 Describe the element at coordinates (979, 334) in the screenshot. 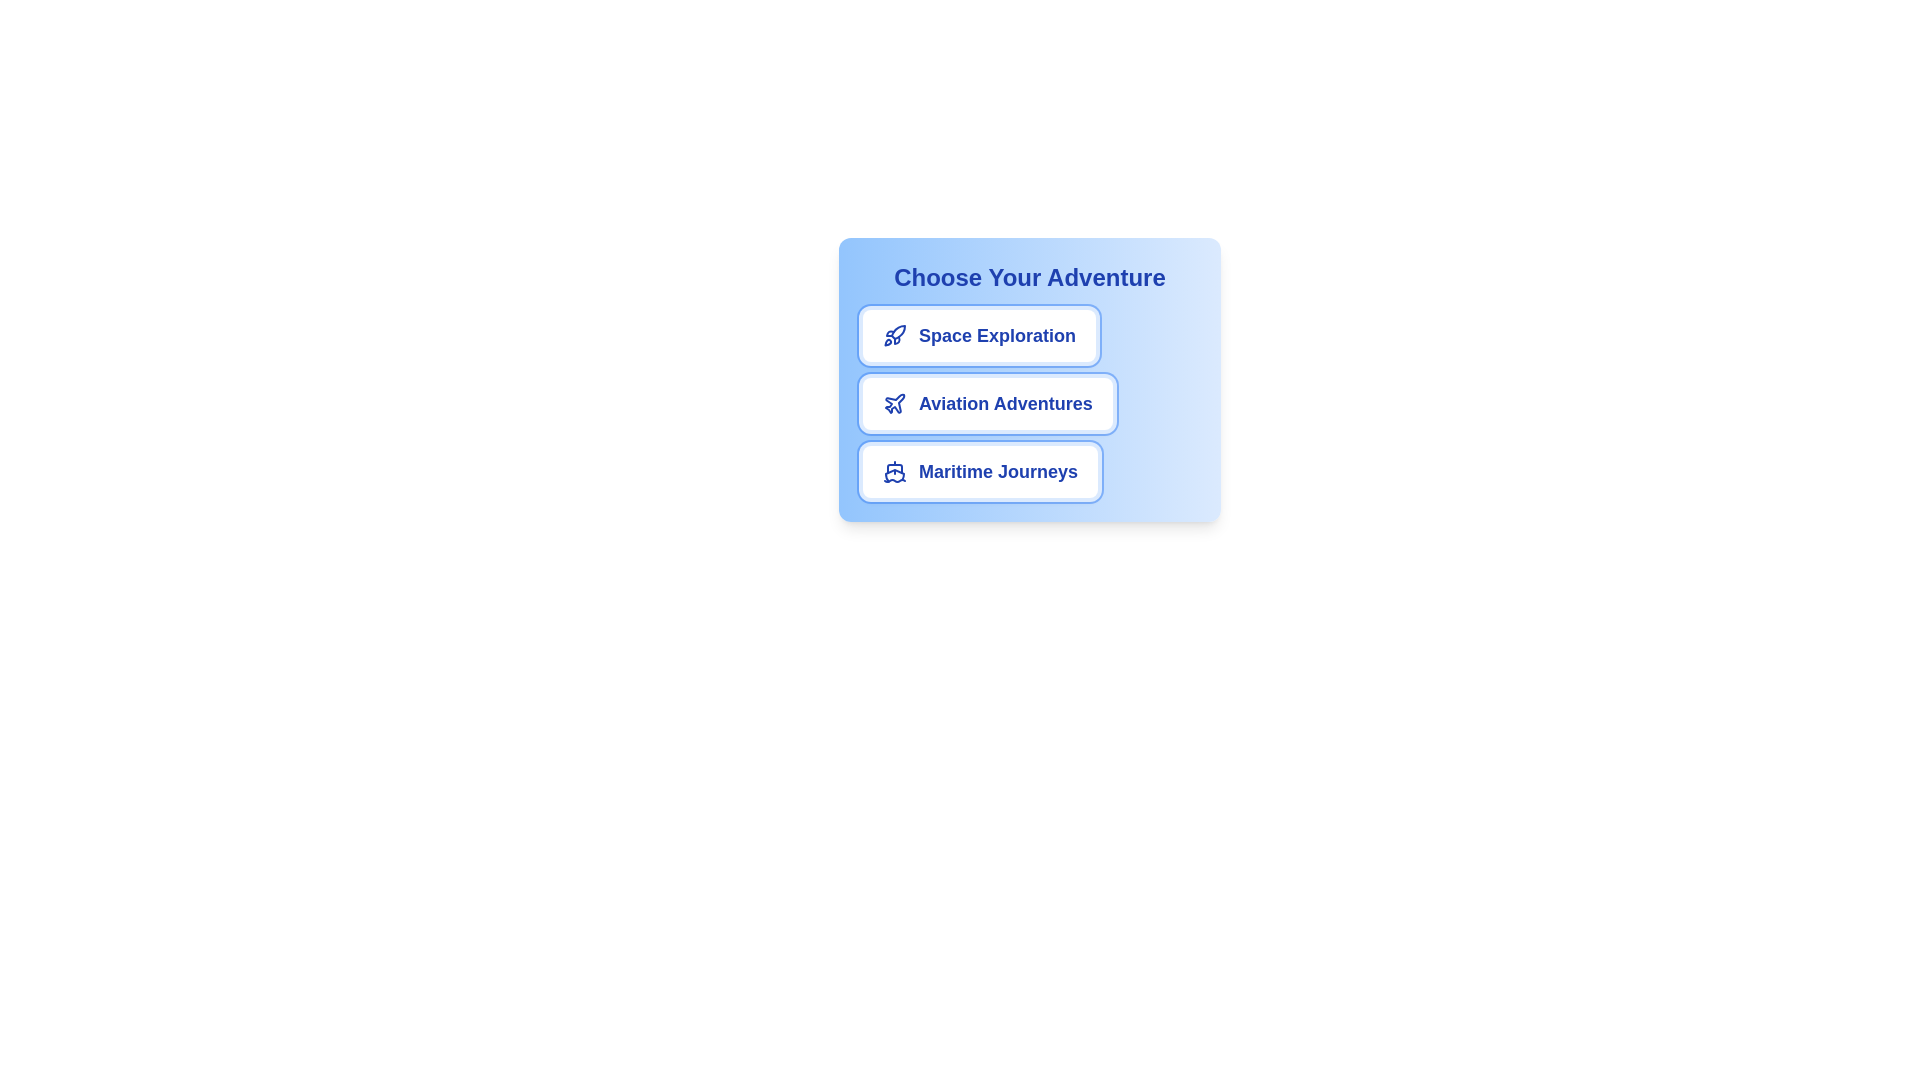

I see `the chip labeled Space Exploration to select it` at that location.